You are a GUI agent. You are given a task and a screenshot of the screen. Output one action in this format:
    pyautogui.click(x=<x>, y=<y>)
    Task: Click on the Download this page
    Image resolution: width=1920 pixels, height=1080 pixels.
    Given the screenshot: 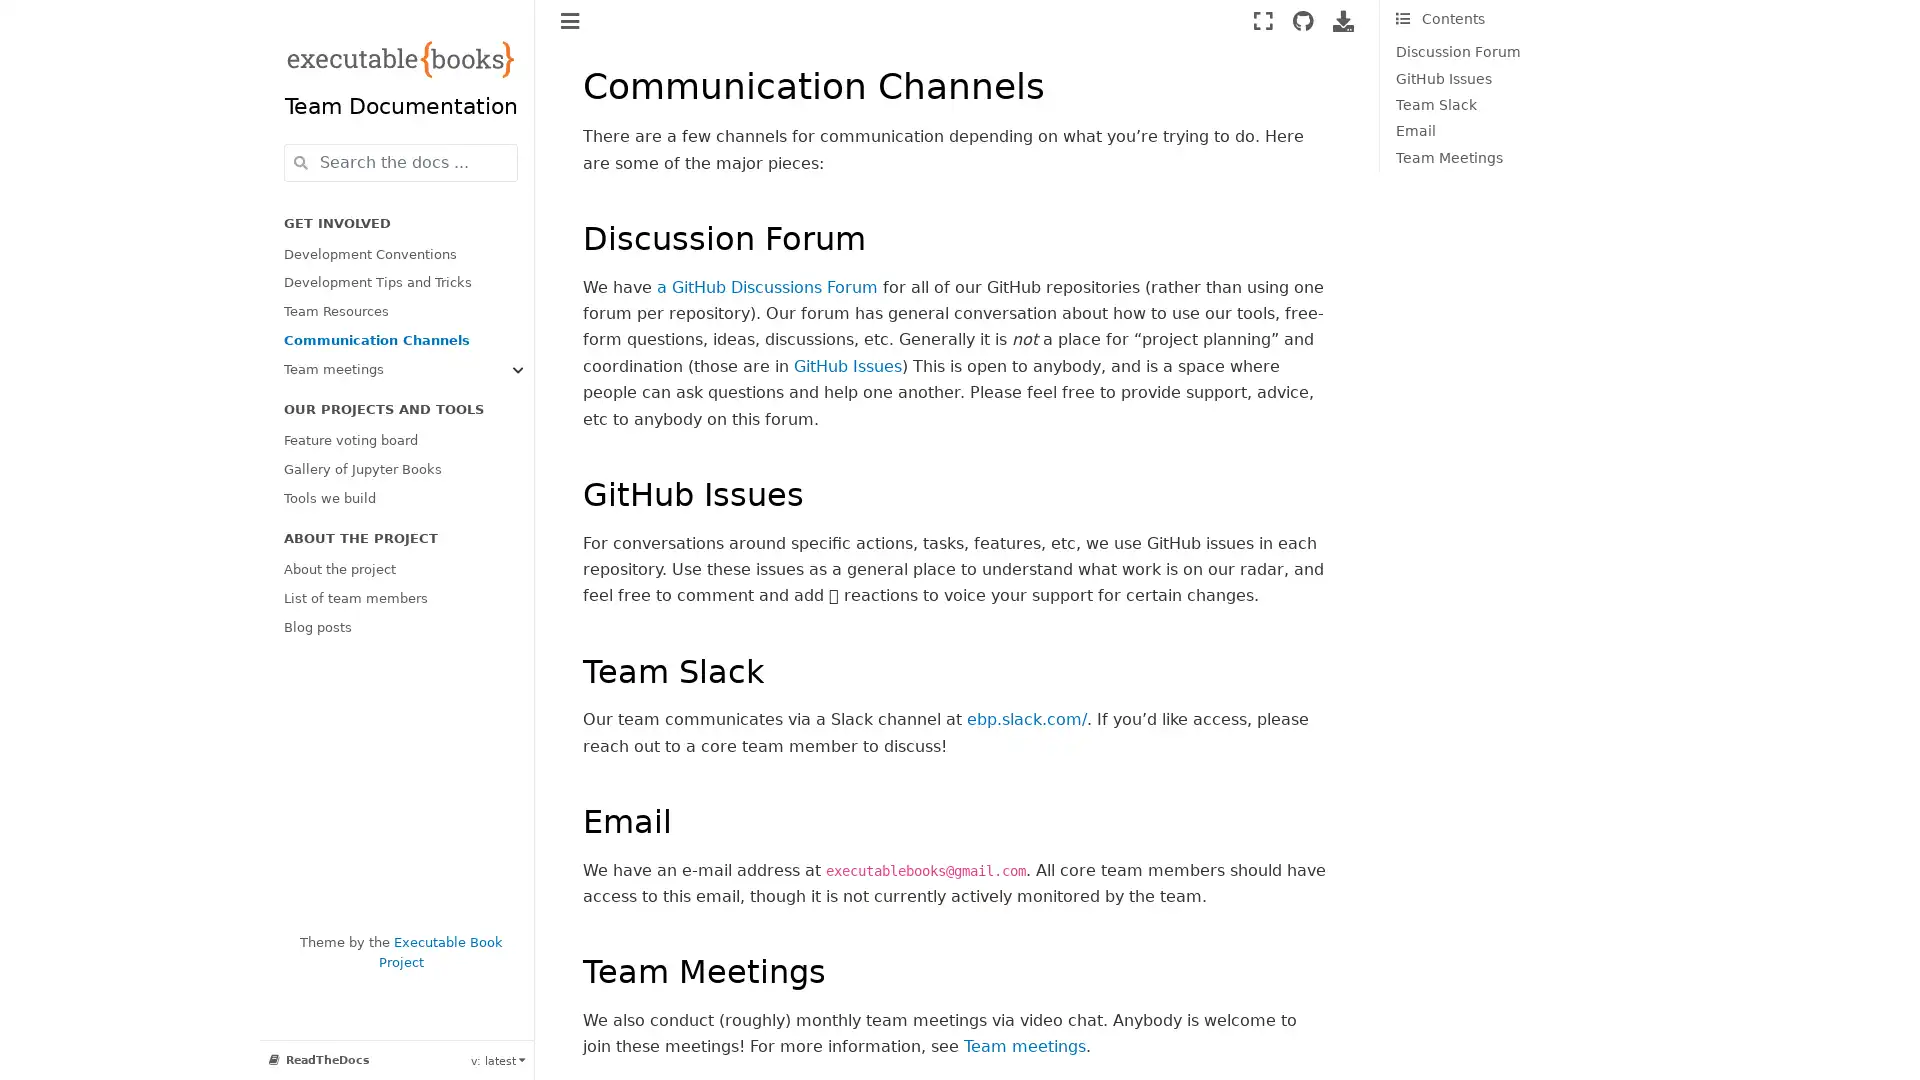 What is the action you would take?
    pyautogui.click(x=1343, y=20)
    